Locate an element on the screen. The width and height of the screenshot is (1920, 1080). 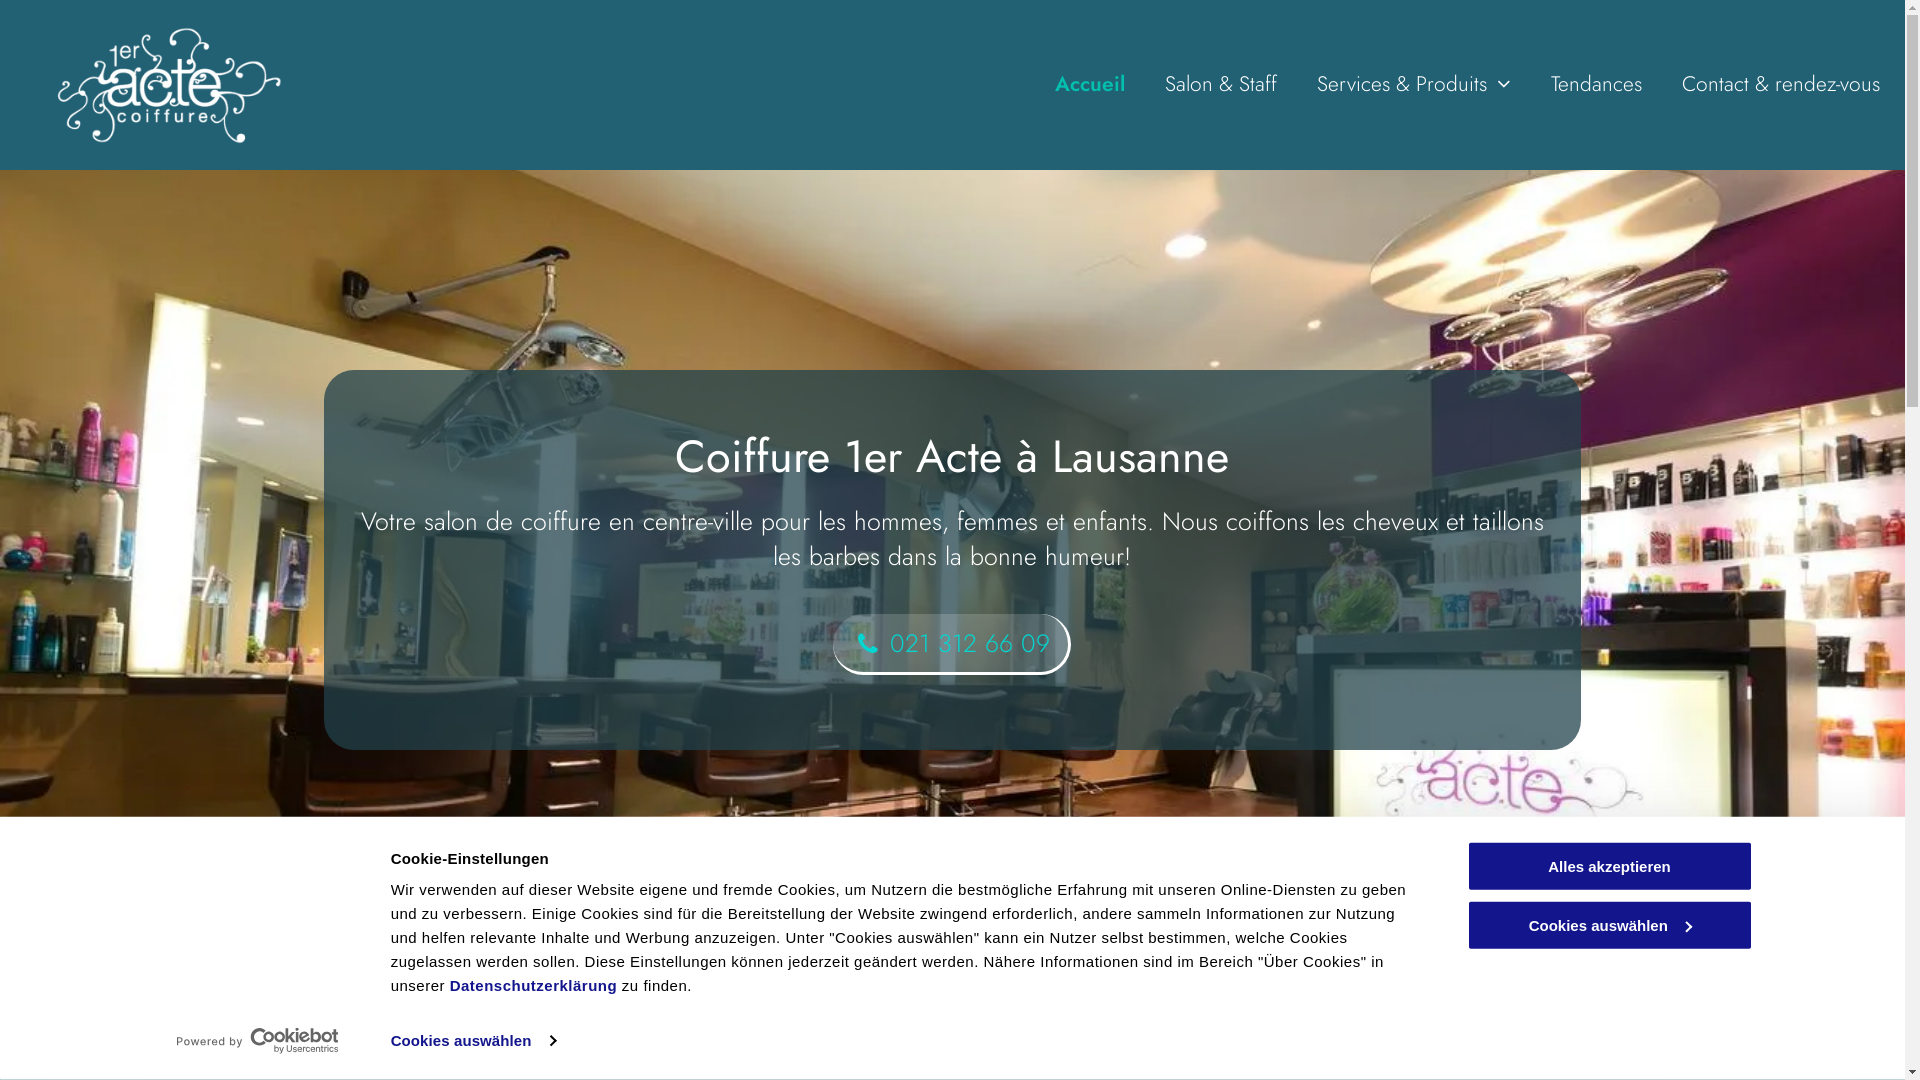
'021 312 66 09' is located at coordinates (950, 644).